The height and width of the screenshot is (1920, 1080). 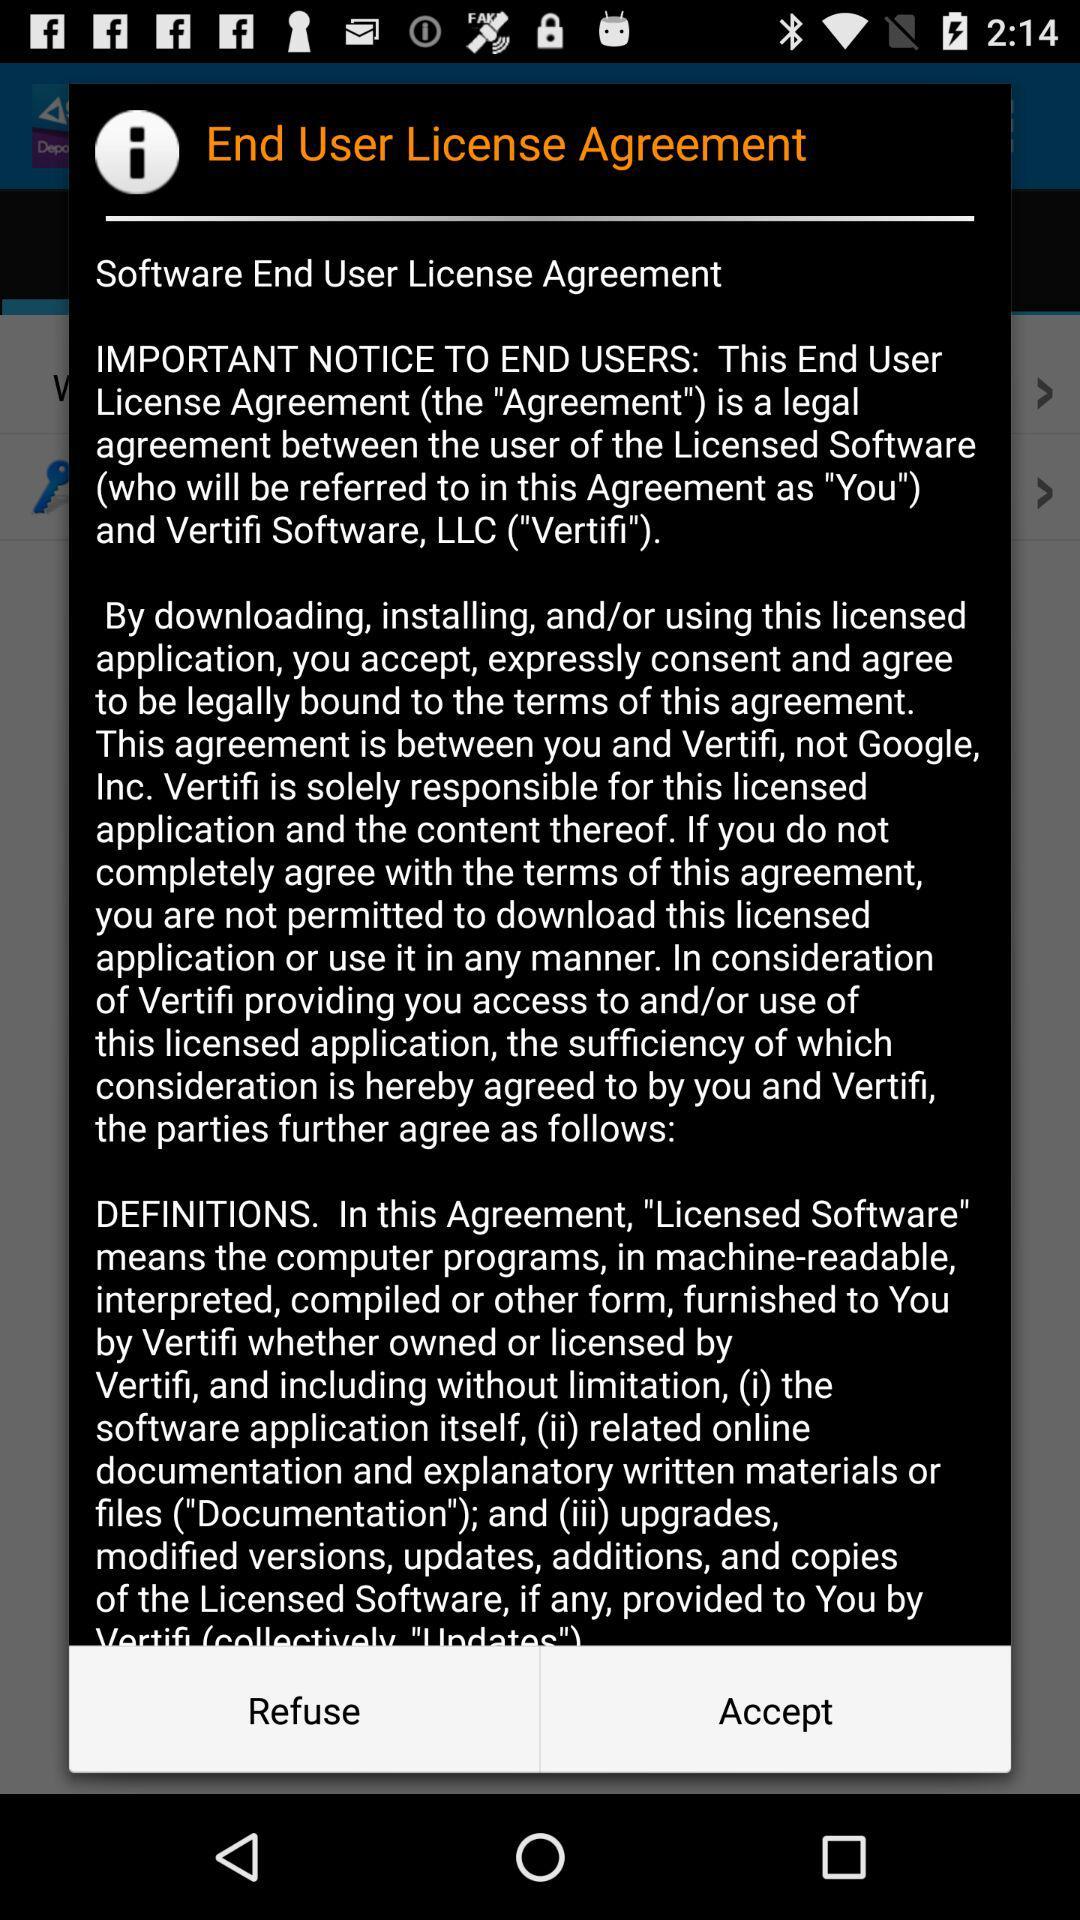 What do you see at coordinates (774, 1708) in the screenshot?
I see `the accept at the bottom right corner` at bounding box center [774, 1708].